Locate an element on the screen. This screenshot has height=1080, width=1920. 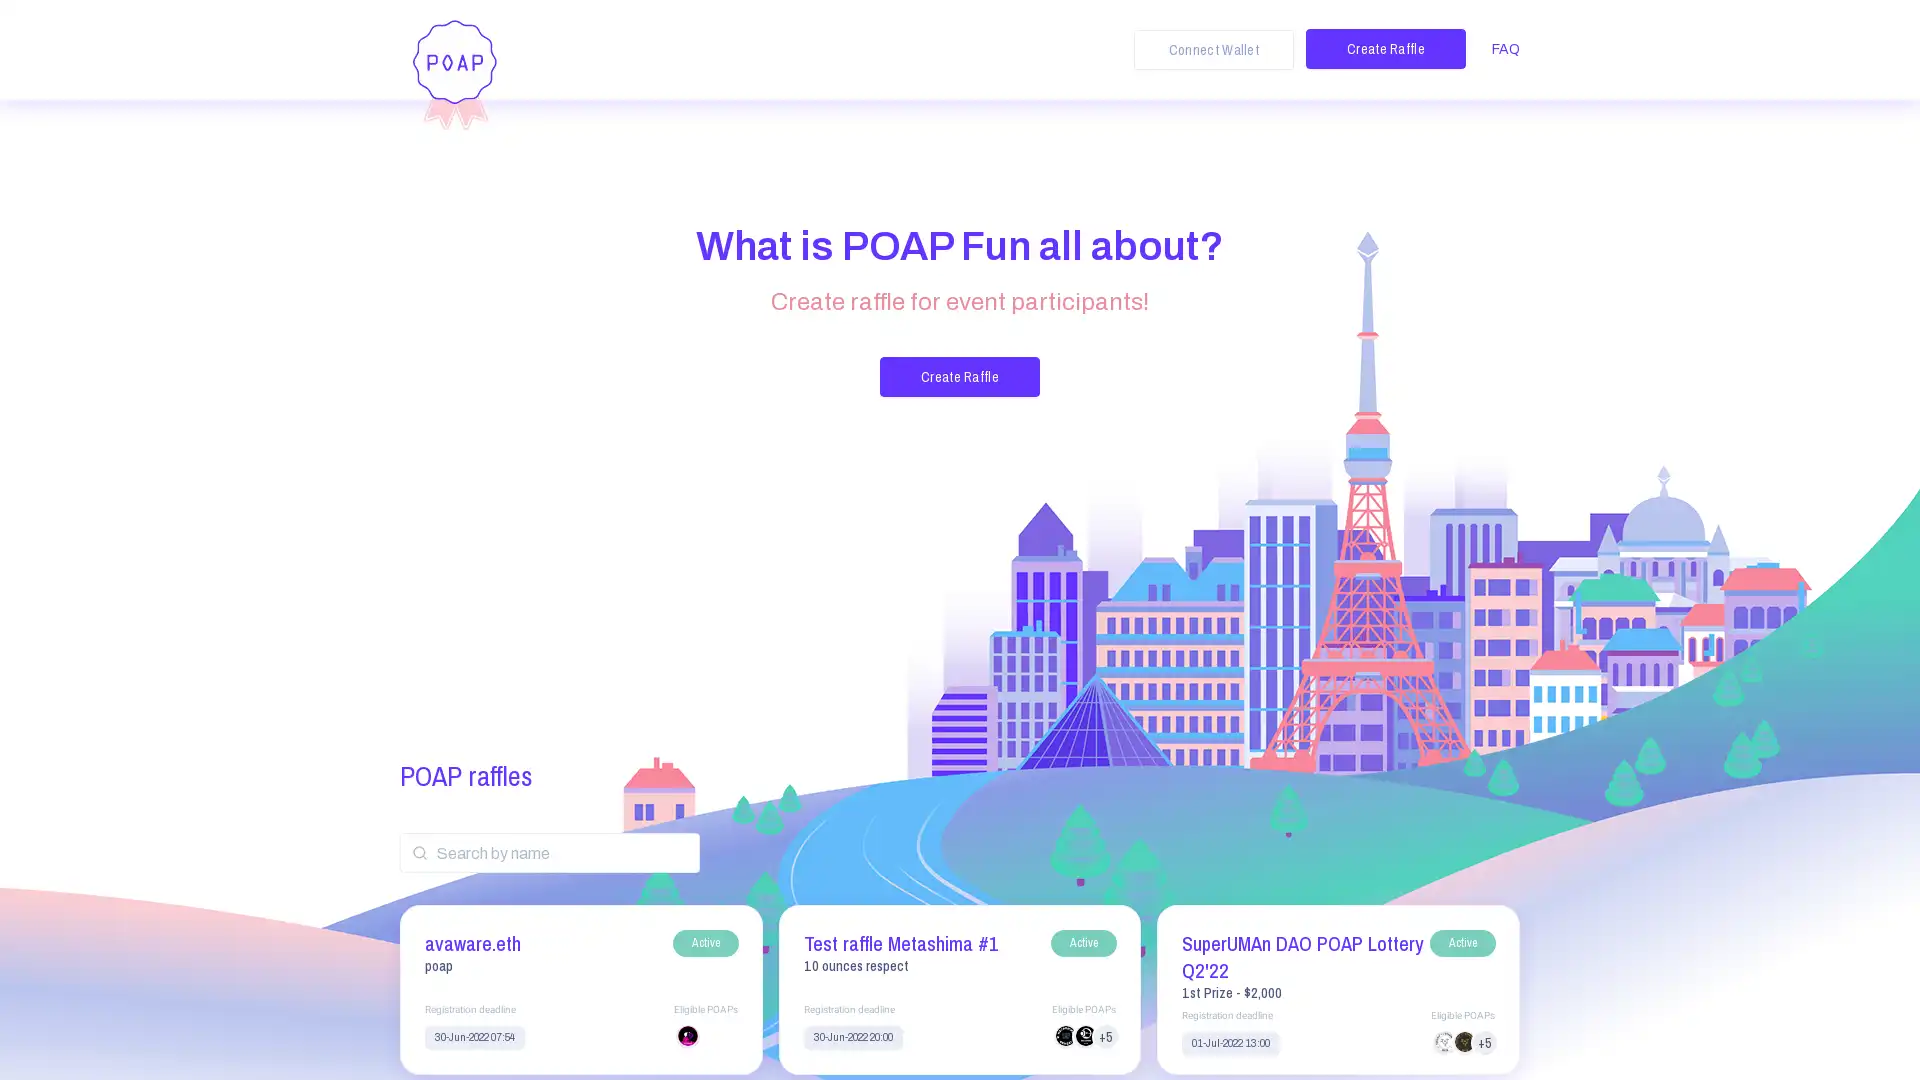
Create Raffle is located at coordinates (960, 377).